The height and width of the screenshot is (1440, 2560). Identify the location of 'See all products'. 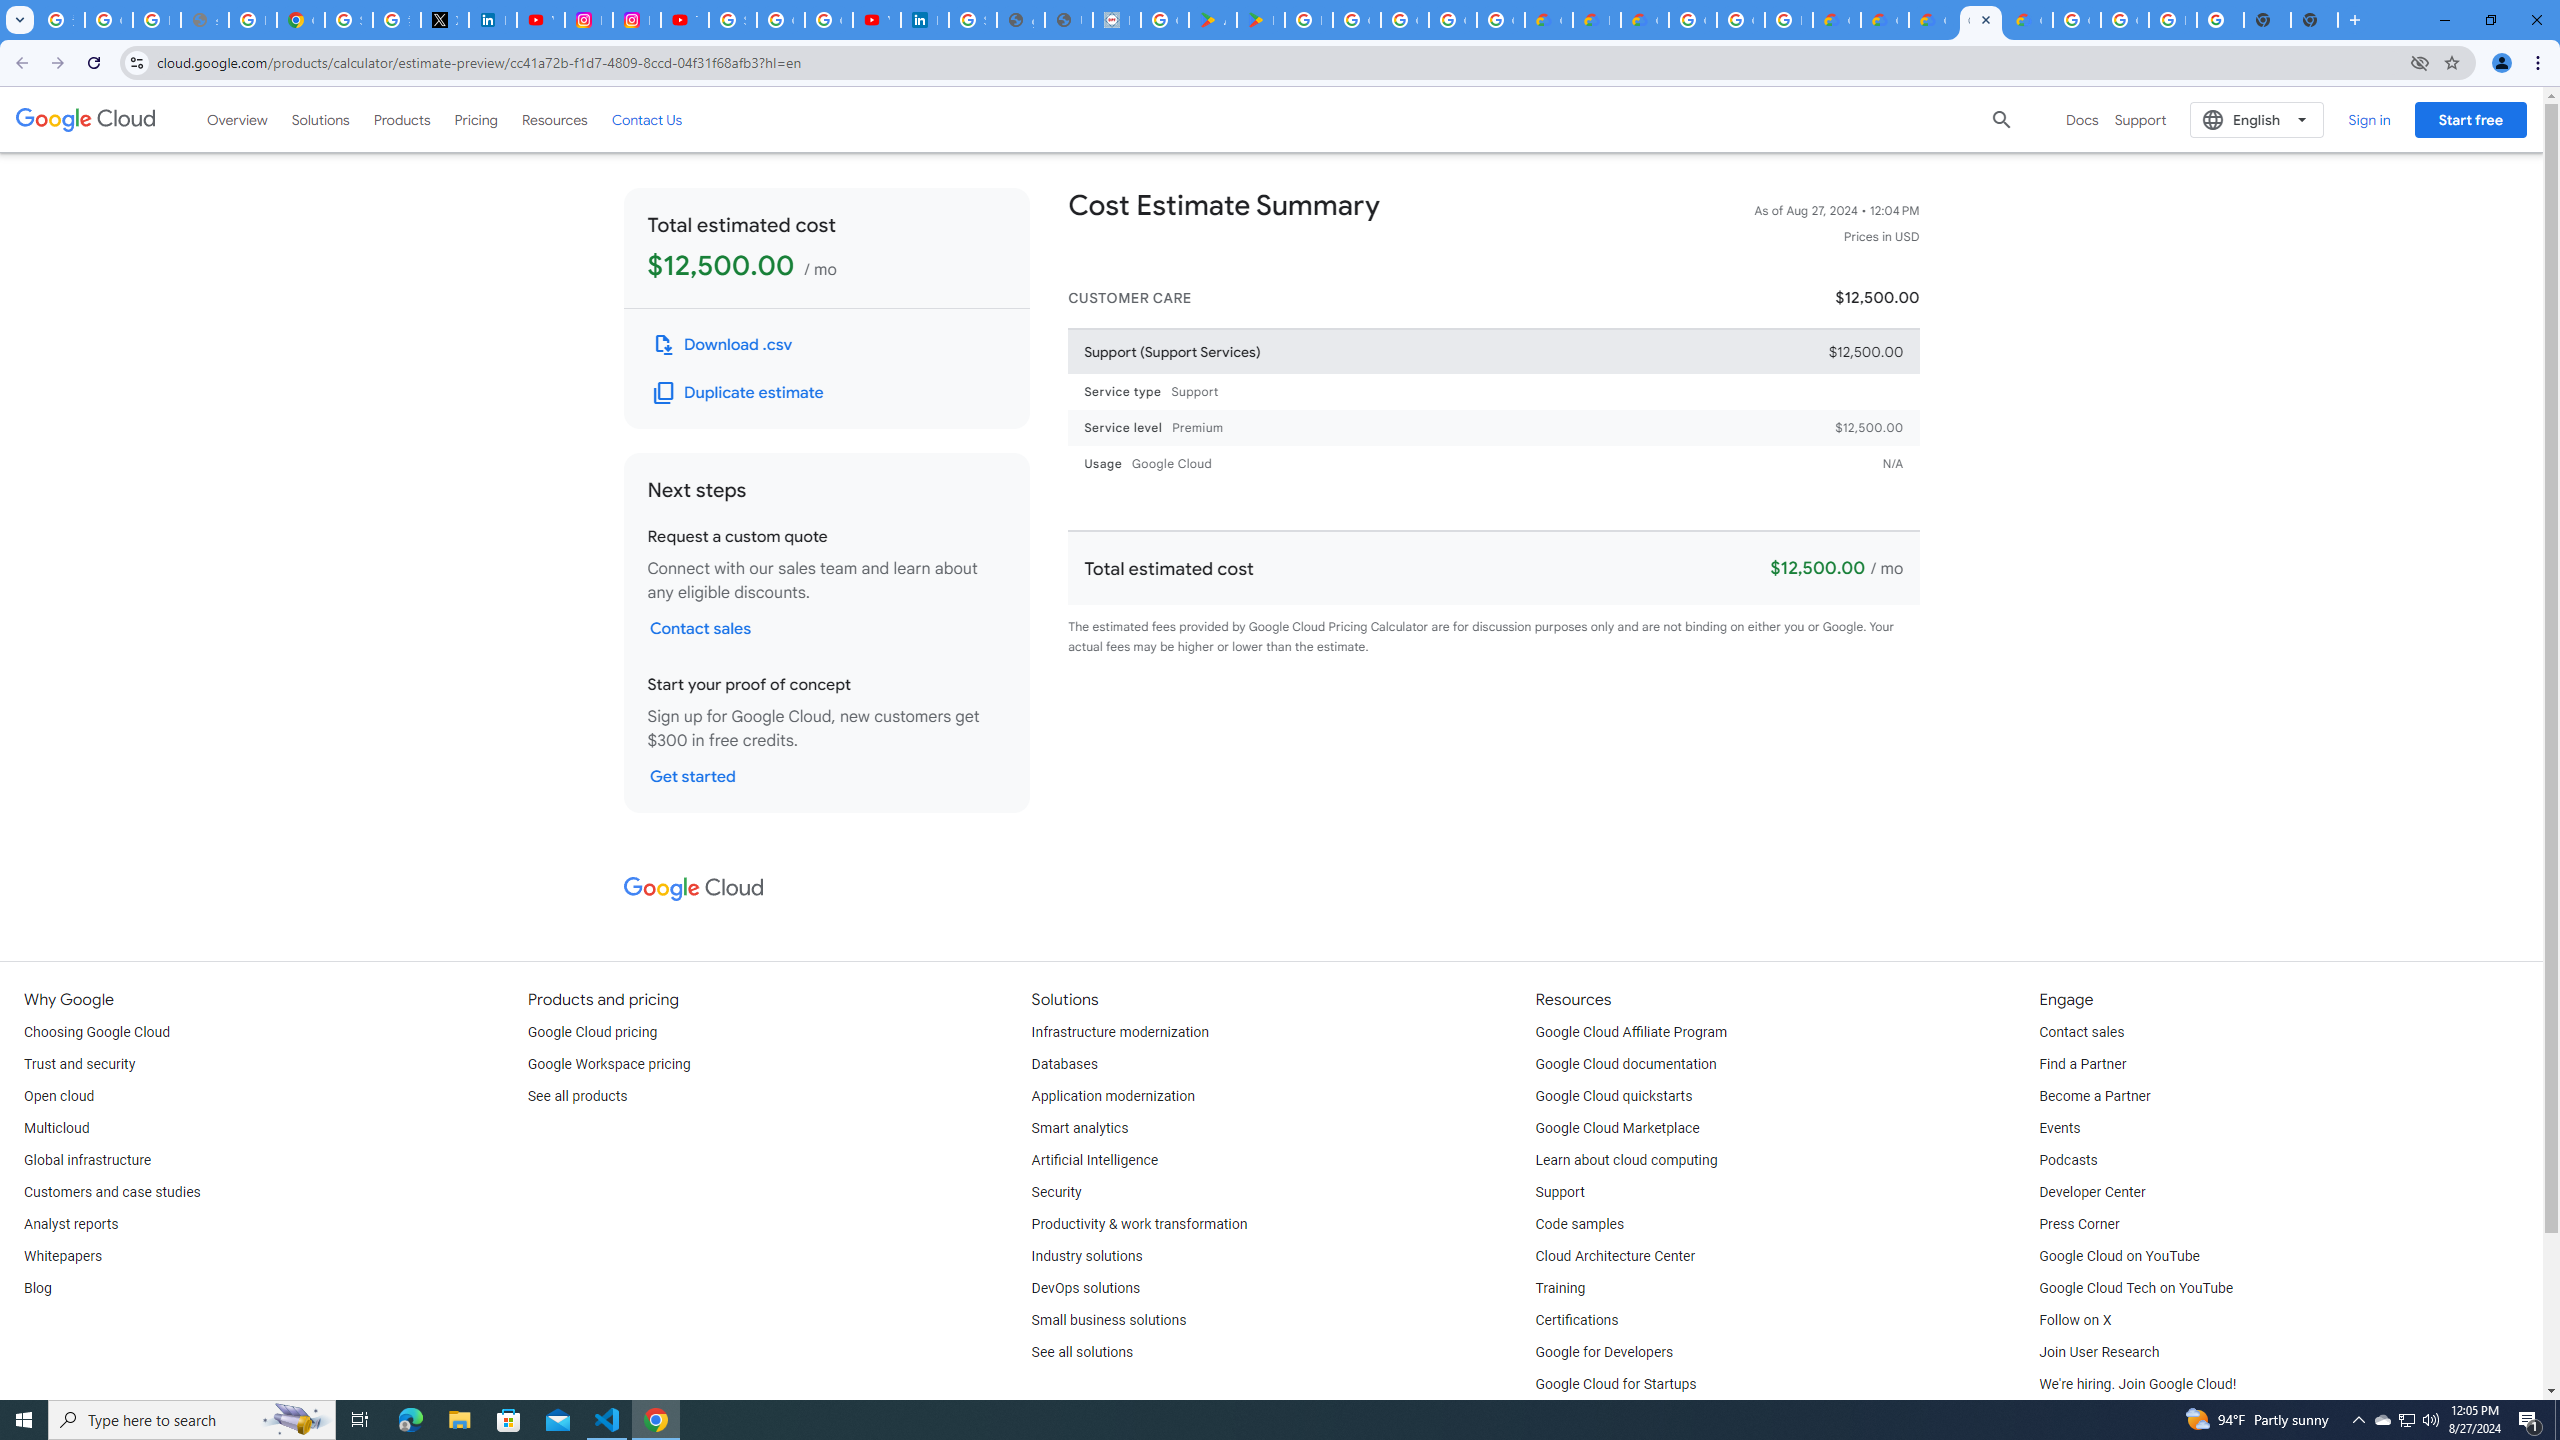
(576, 1096).